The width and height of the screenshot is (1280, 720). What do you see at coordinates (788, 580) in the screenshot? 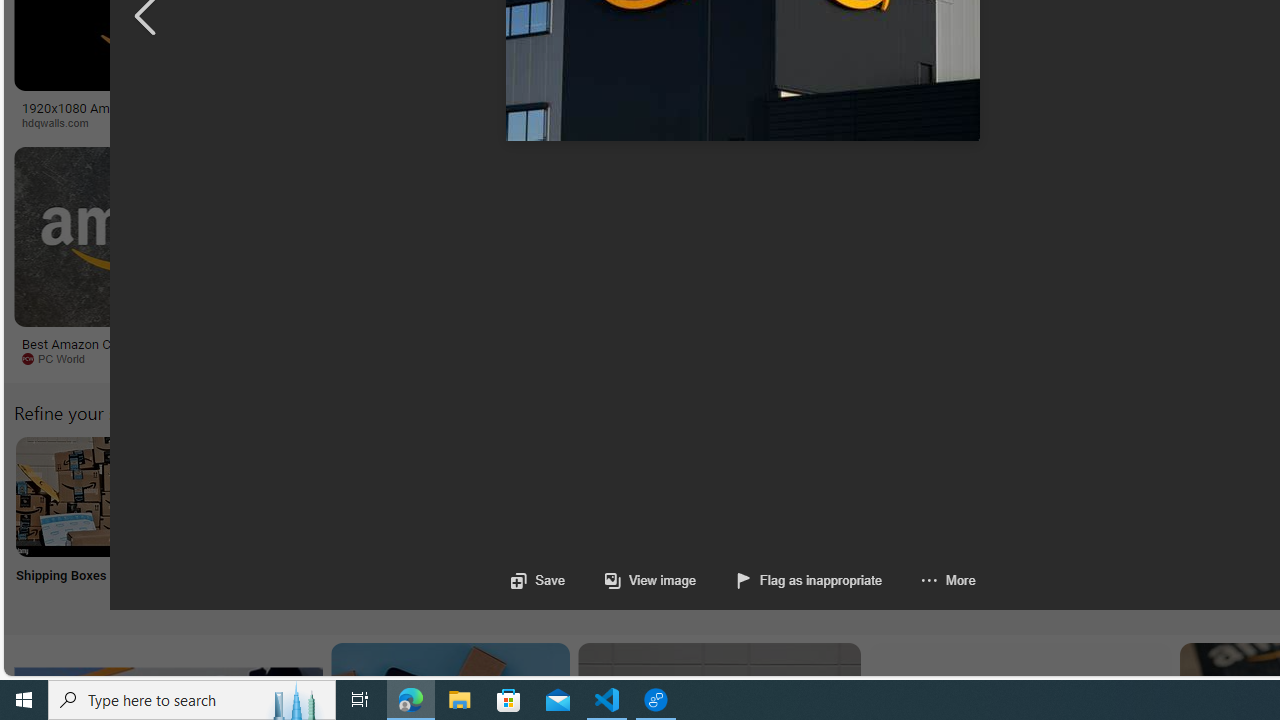
I see `'Flag as inappropriate'` at bounding box center [788, 580].